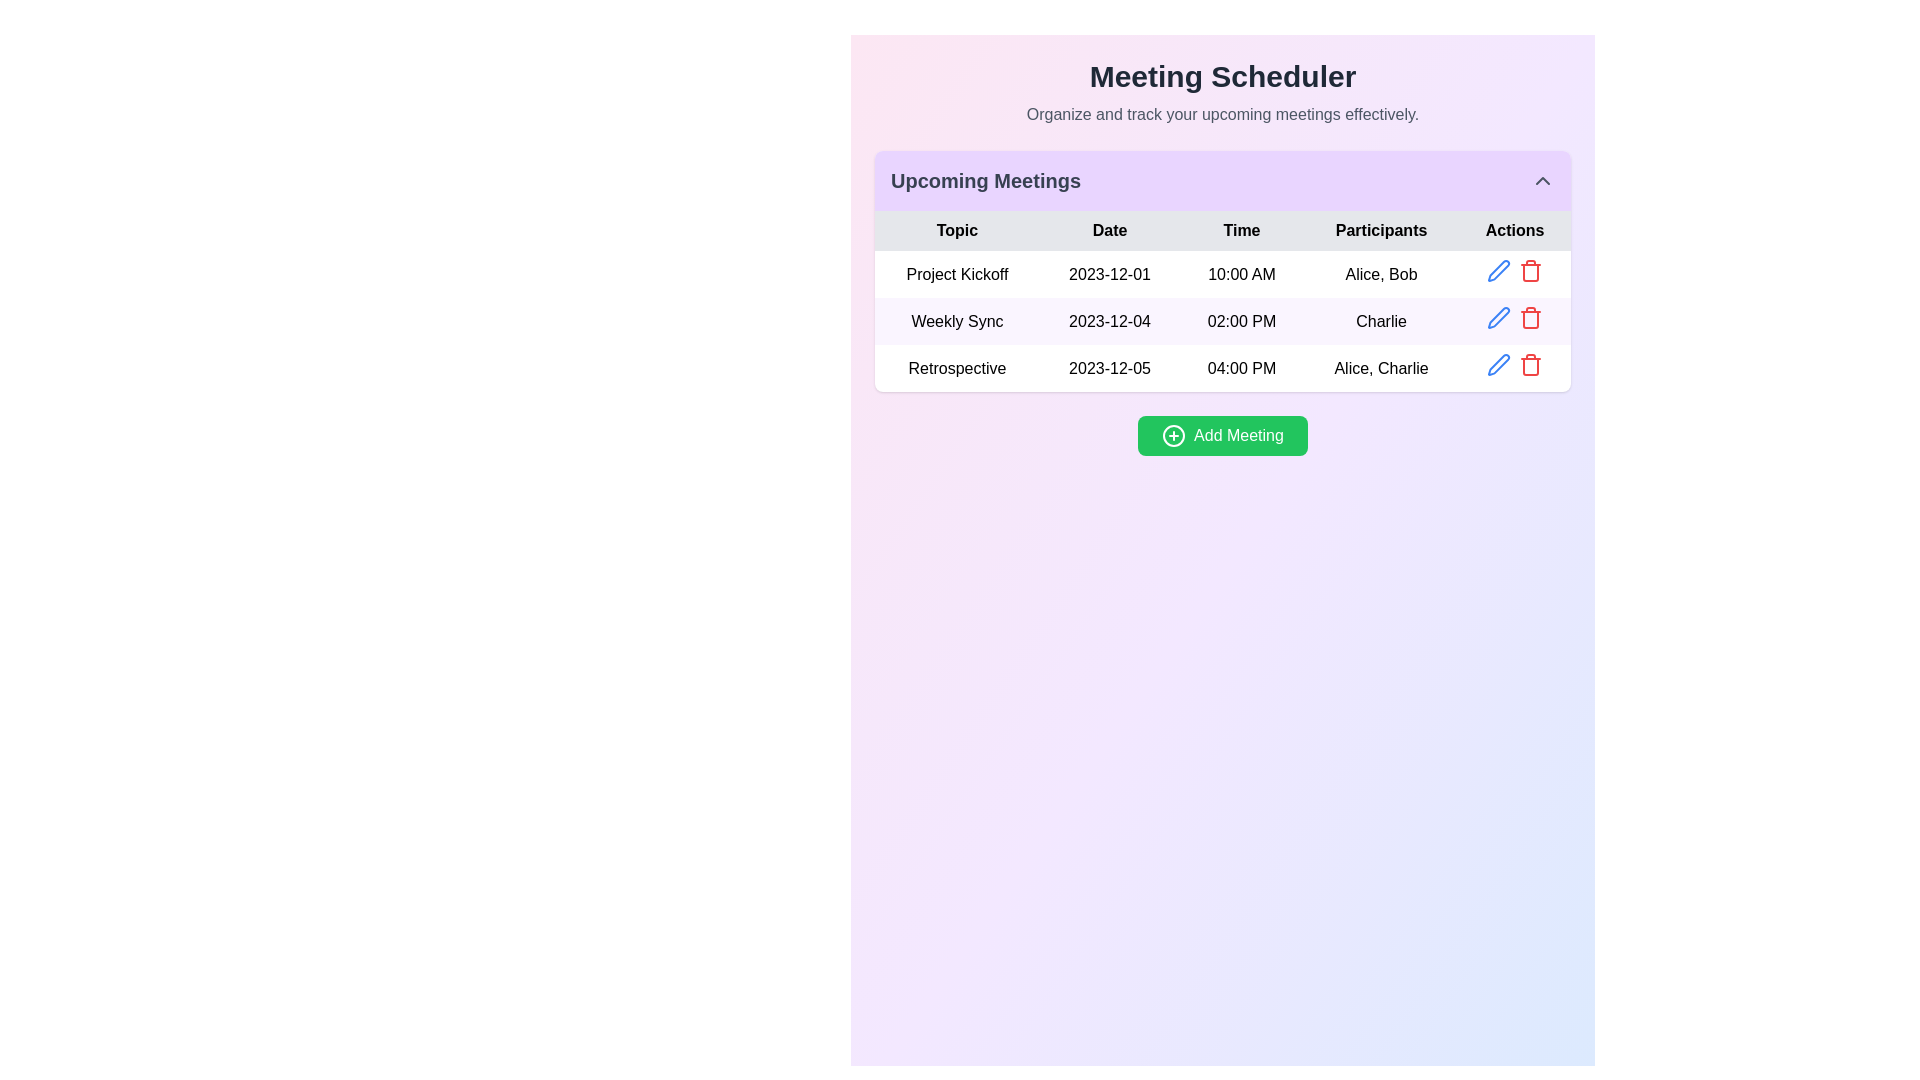 The width and height of the screenshot is (1920, 1080). Describe the element at coordinates (1222, 273) in the screenshot. I see `the Meeting Entry Row for 'Project Kickoff' scheduled on '2023-12-01' at '10:00 AM' to check for visual feedback` at that location.